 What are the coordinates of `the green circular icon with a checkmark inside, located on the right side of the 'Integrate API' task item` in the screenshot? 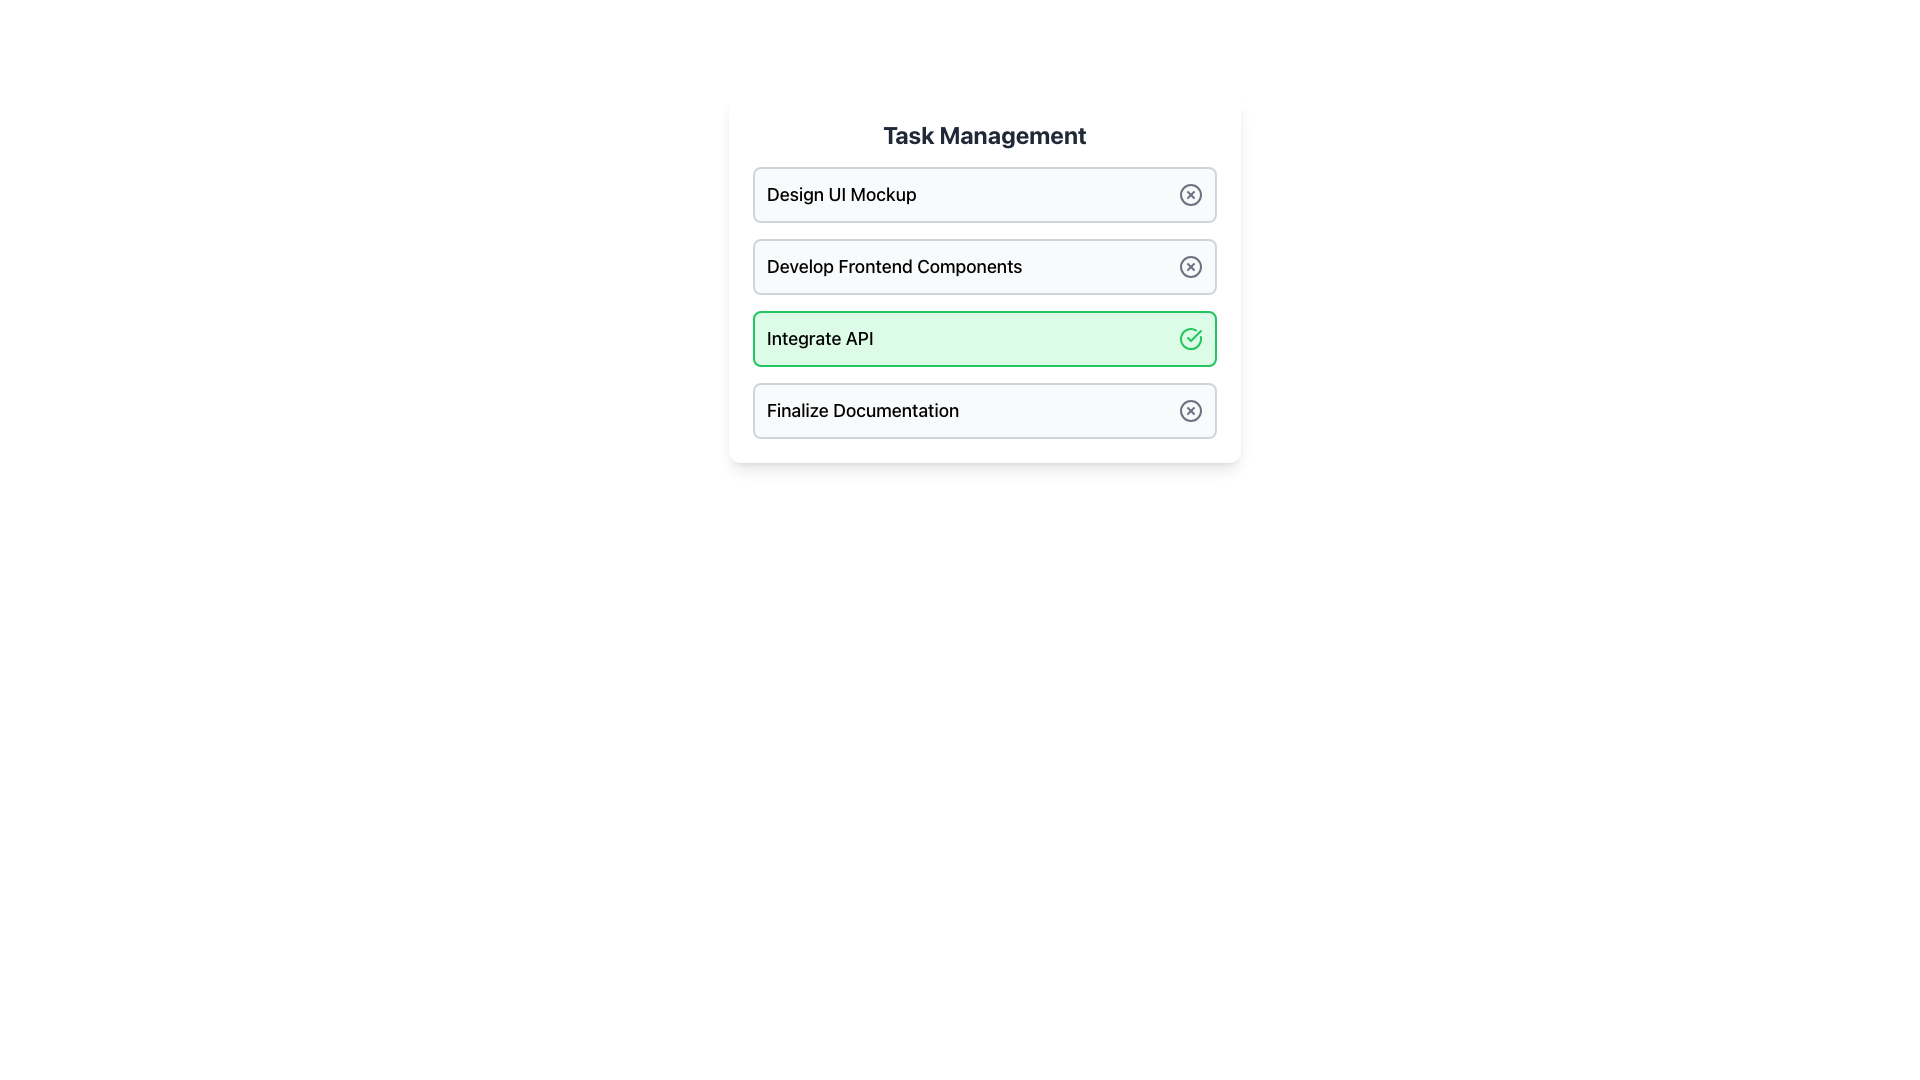 It's located at (1190, 338).